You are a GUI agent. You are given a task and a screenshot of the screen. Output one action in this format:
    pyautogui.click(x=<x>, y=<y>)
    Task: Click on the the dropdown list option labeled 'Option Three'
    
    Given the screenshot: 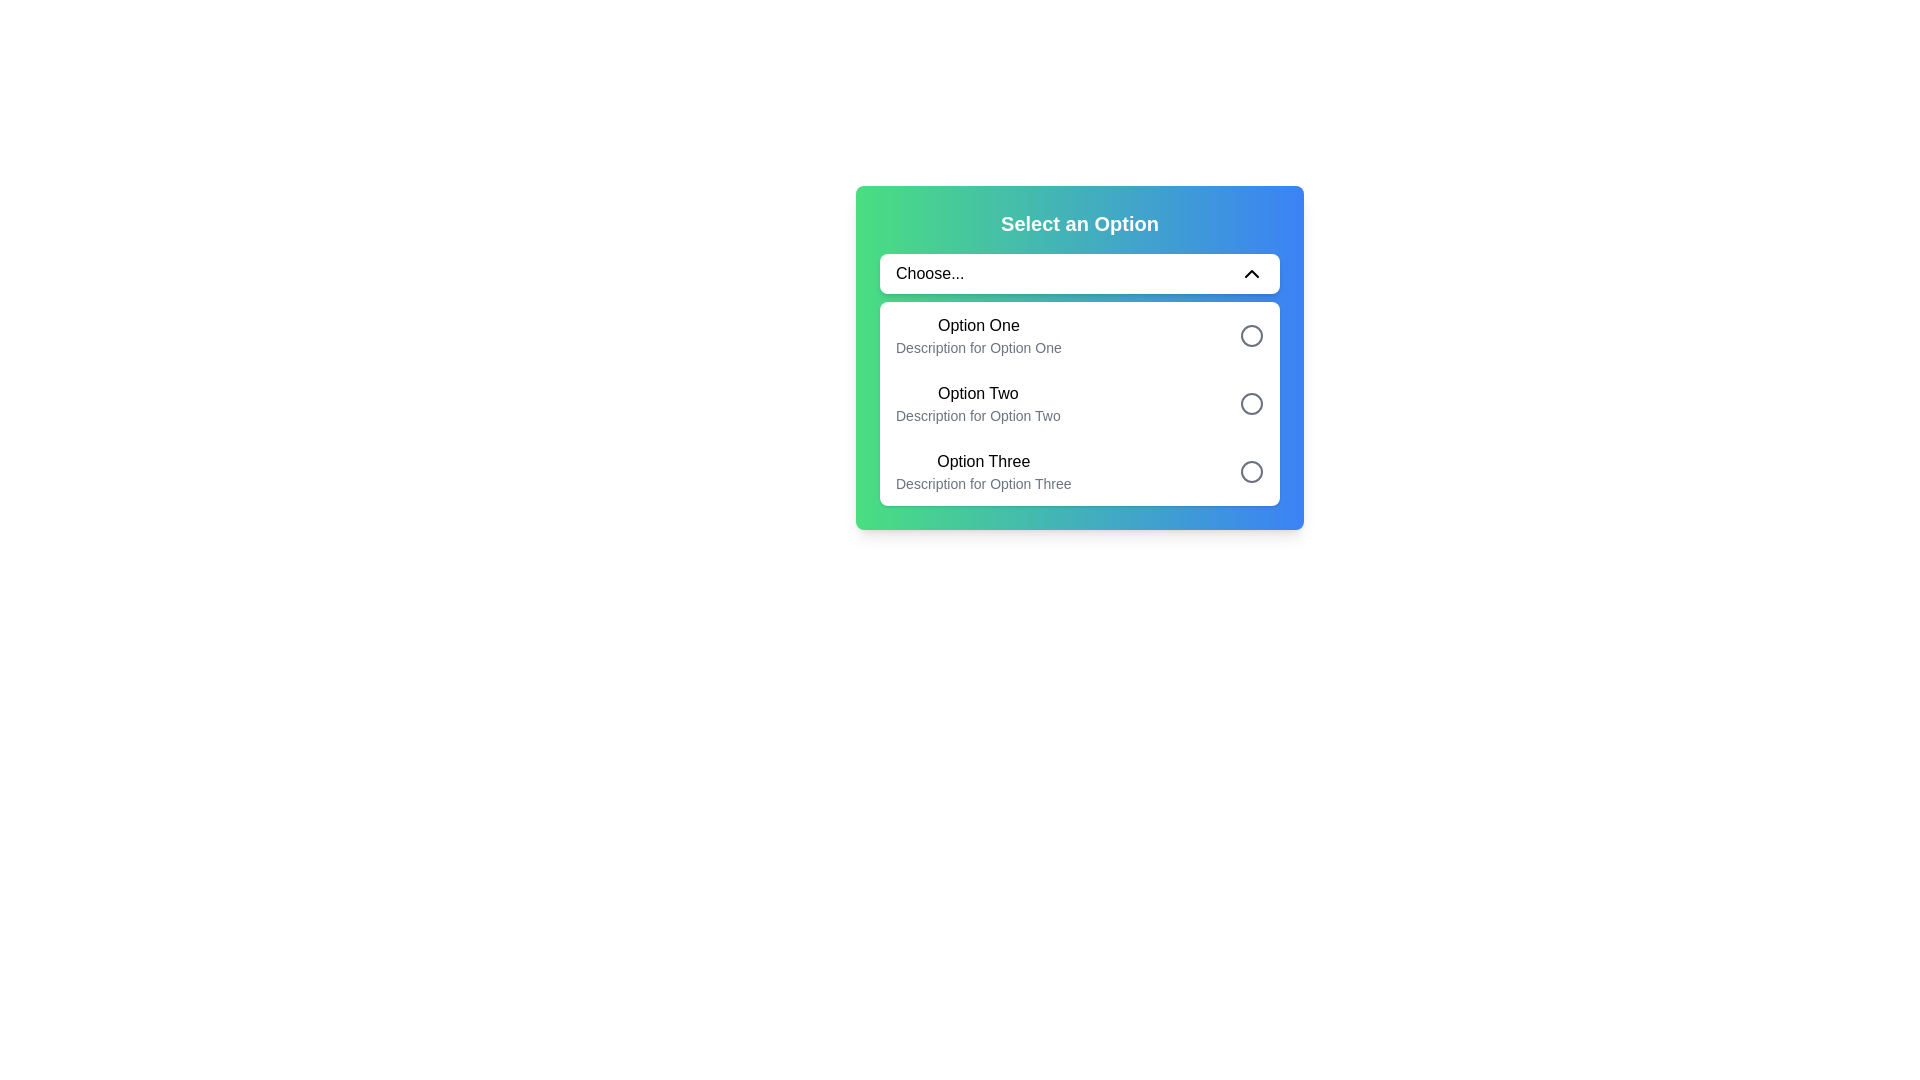 What is the action you would take?
    pyautogui.click(x=983, y=471)
    